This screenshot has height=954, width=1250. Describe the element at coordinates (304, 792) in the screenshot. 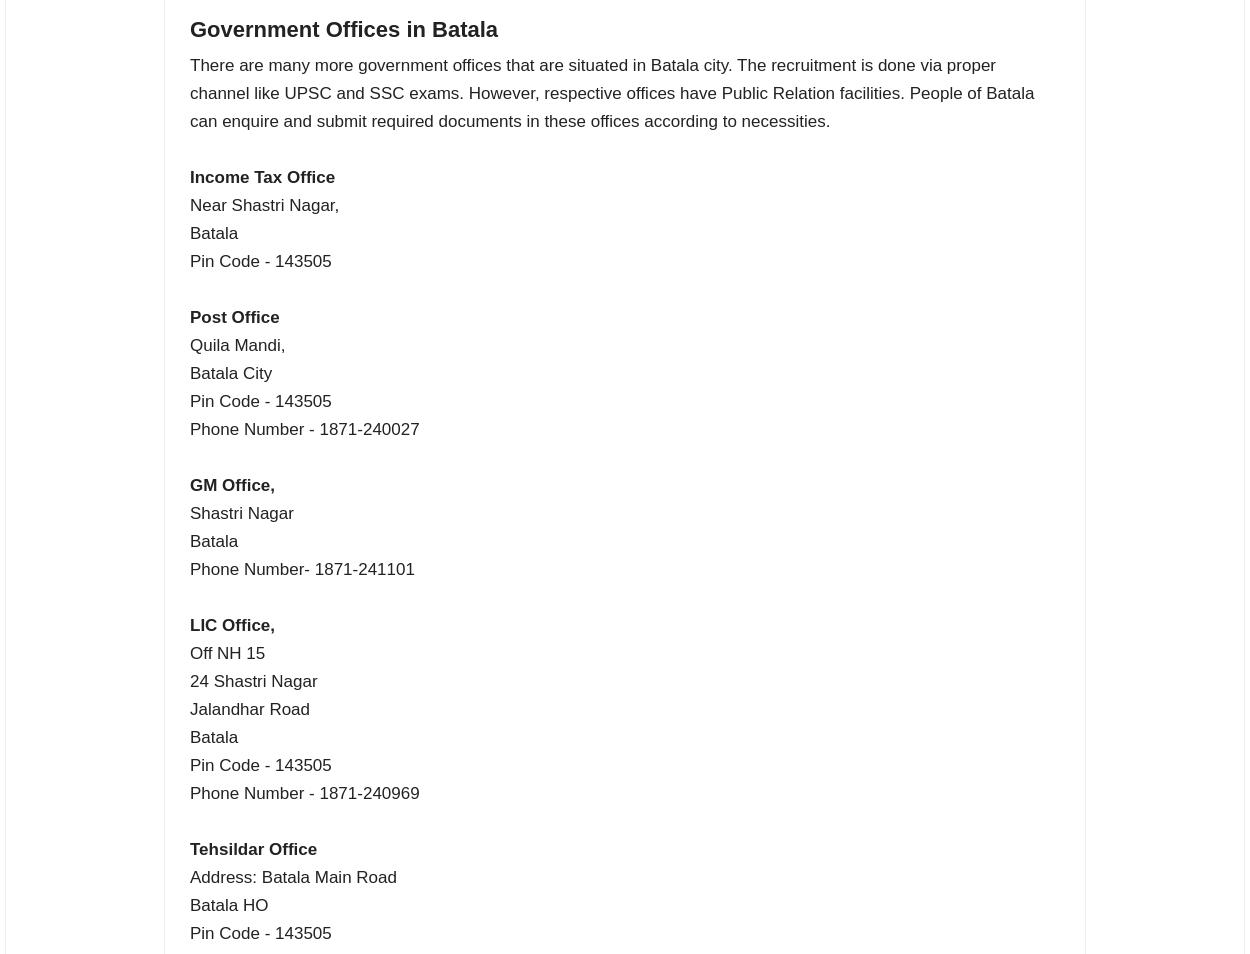

I see `'Phone Number - 1871-240969'` at that location.